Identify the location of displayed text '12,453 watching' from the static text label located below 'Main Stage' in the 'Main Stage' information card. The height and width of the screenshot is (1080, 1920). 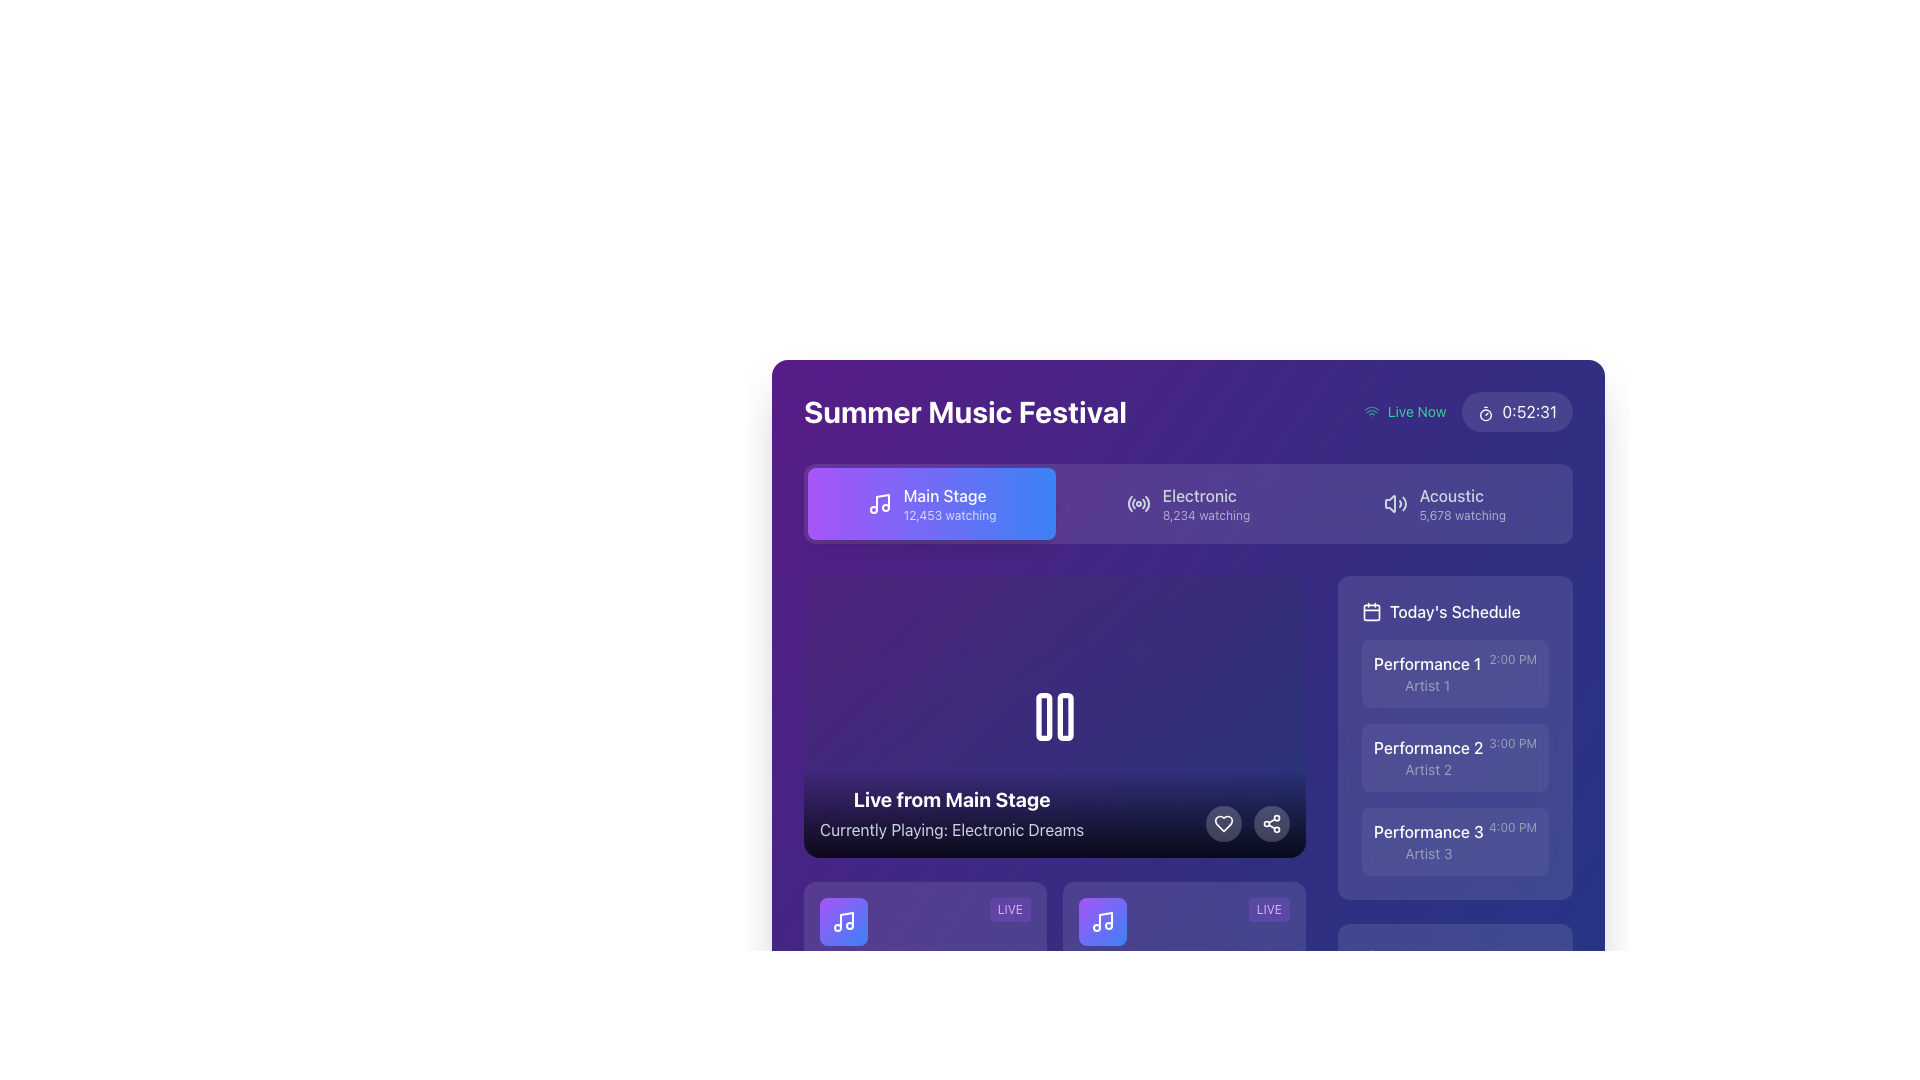
(949, 515).